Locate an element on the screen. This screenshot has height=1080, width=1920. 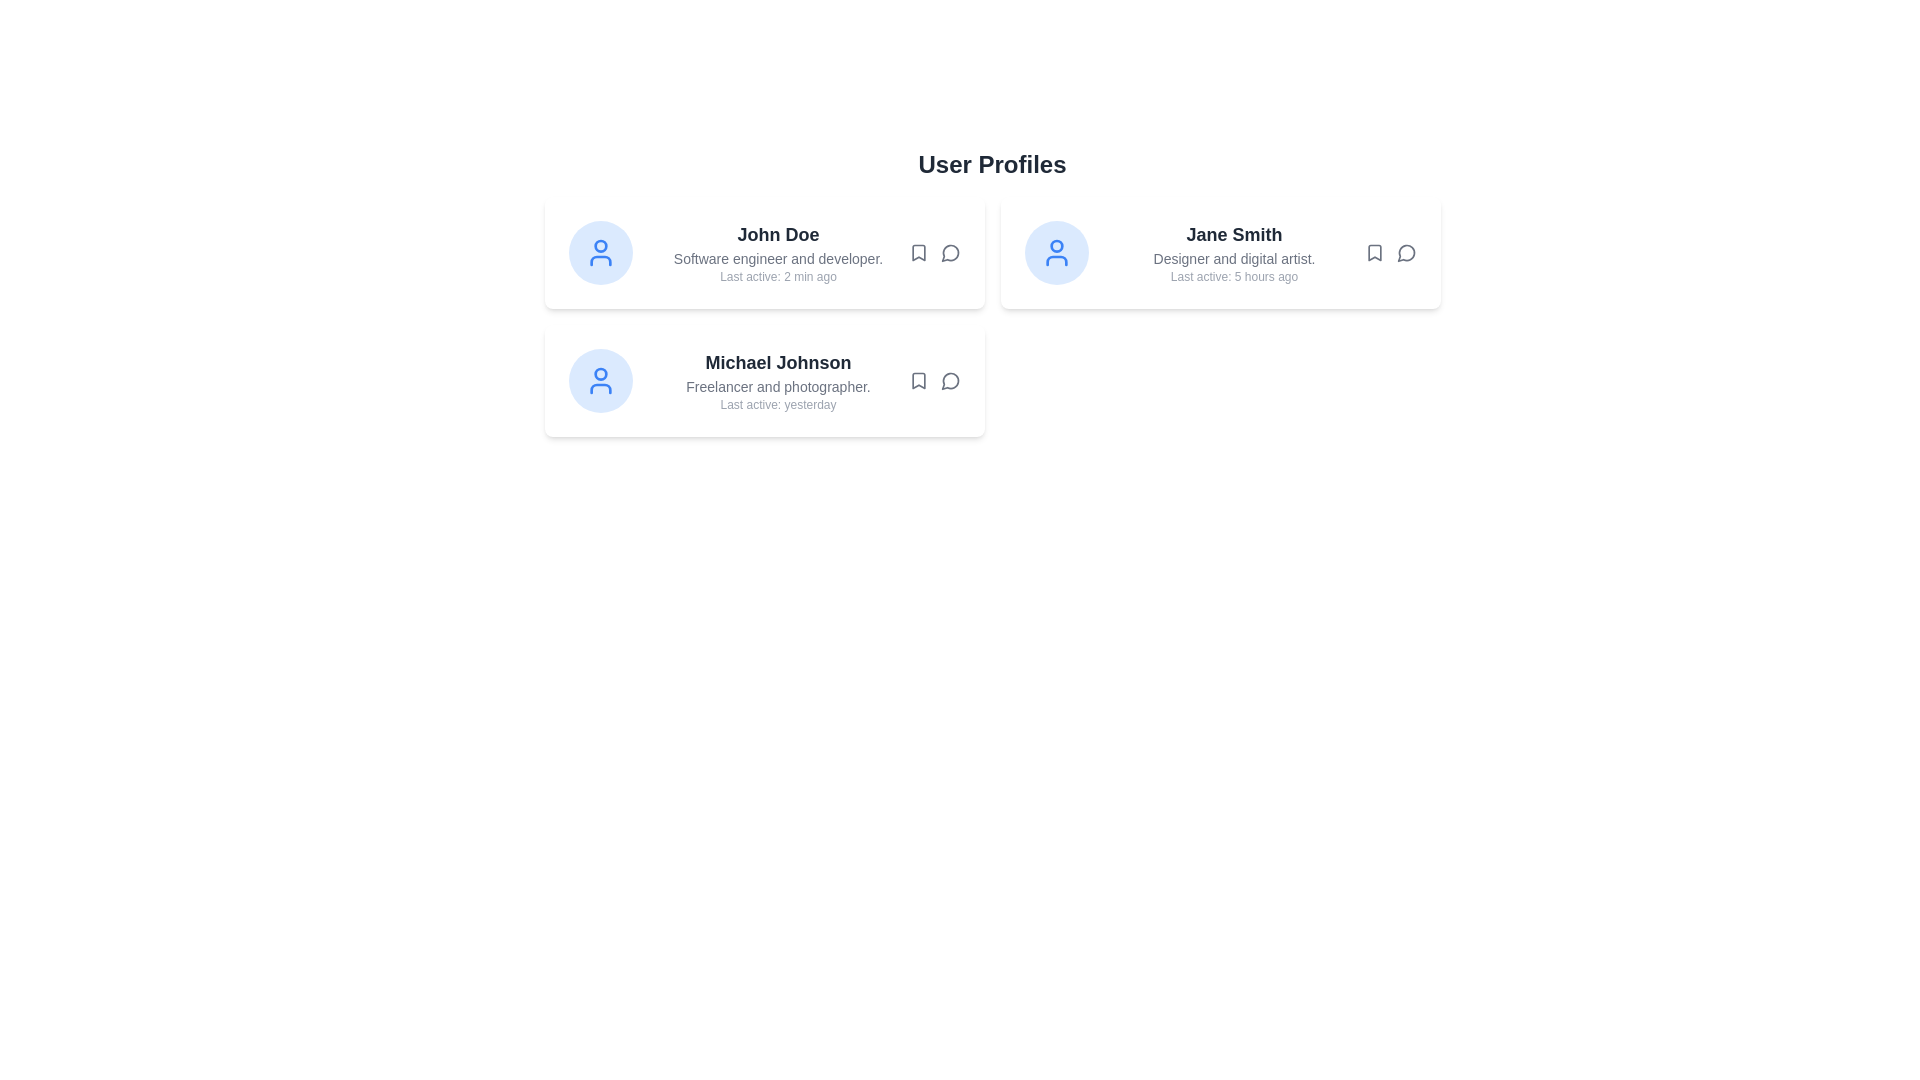
the decorative SVG circle representing the user profile icon for 'Jane Smith' located in the top-right quadrant of the layout is located at coordinates (1055, 245).